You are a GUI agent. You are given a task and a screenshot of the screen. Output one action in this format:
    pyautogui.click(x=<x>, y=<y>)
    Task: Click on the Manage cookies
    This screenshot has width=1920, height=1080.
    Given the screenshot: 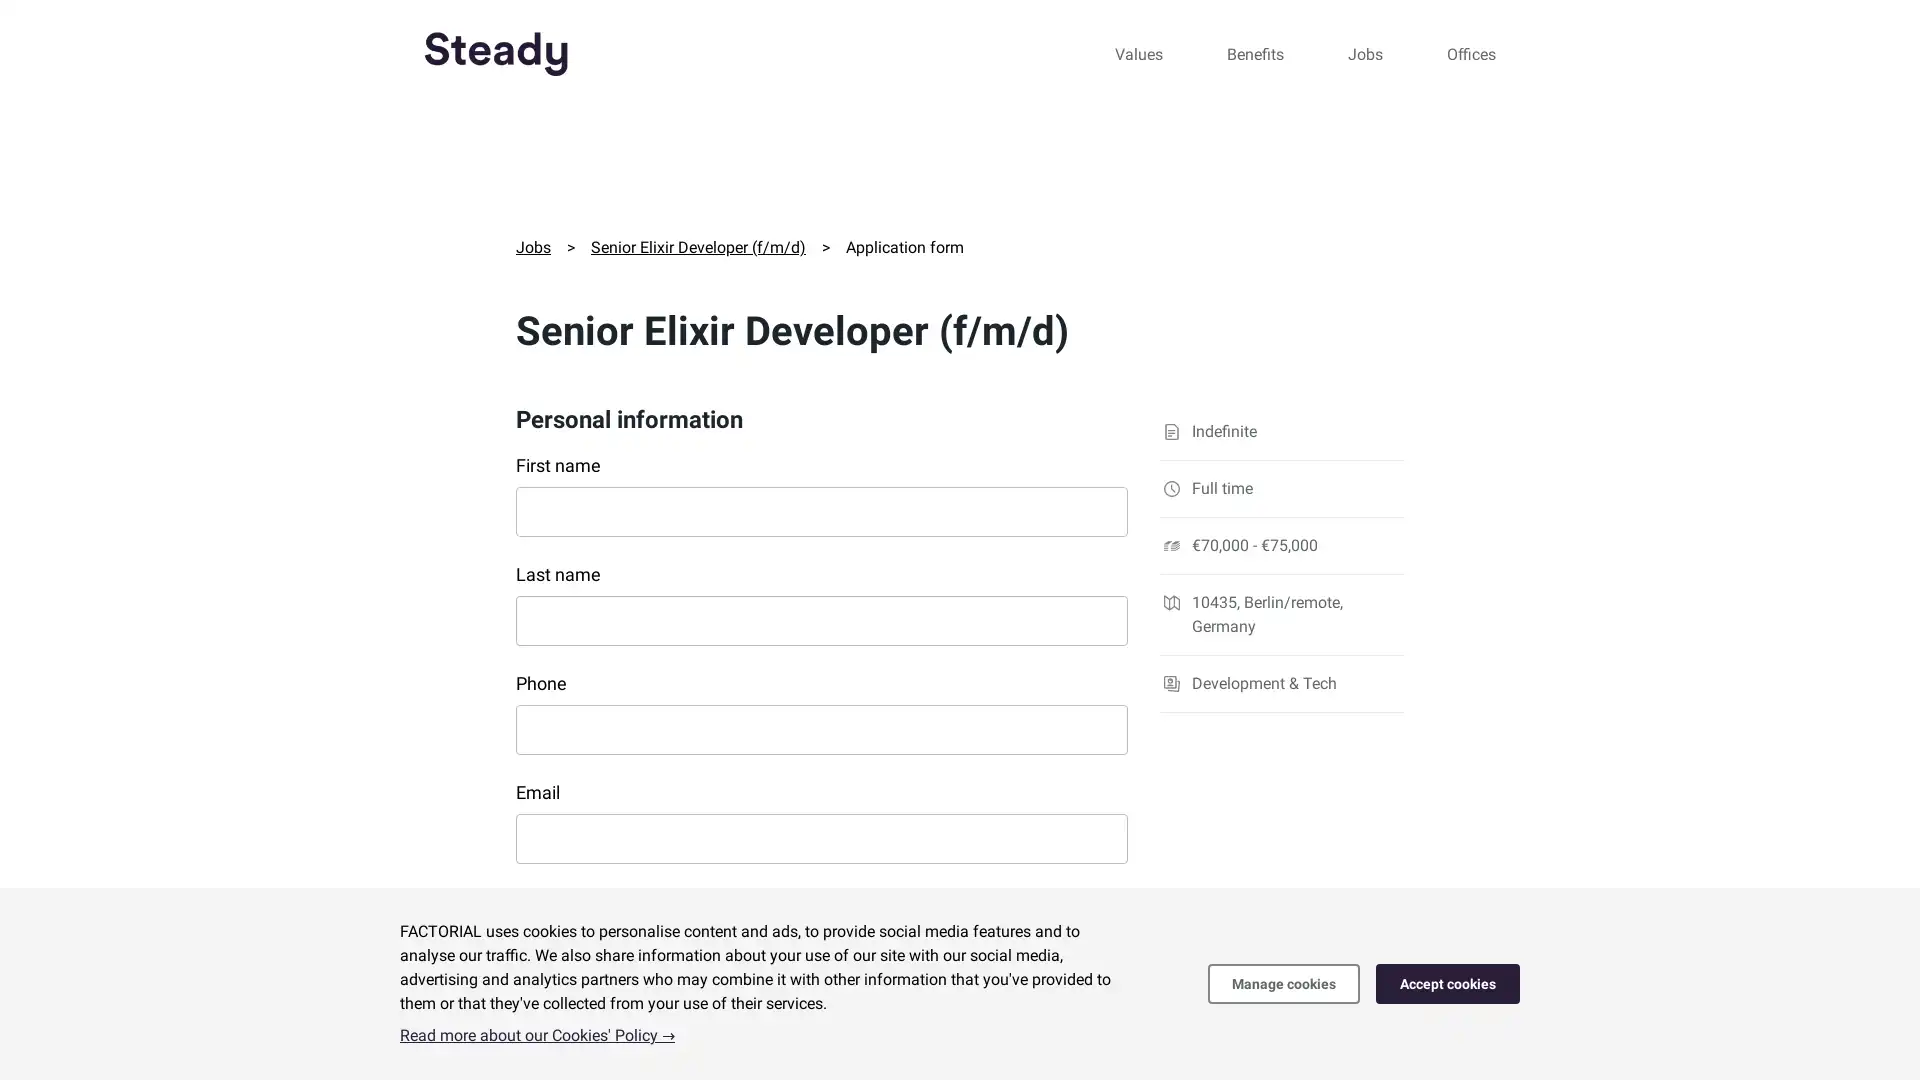 What is the action you would take?
    pyautogui.click(x=1283, y=982)
    